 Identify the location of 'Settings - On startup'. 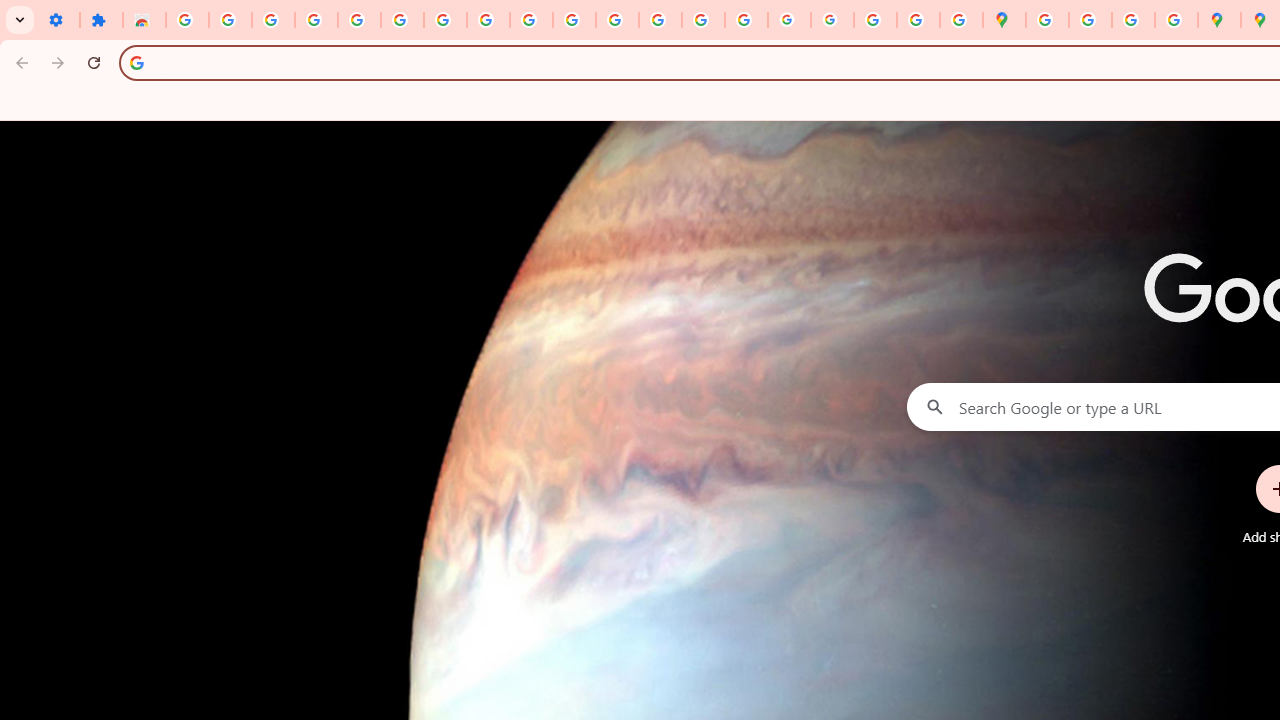
(58, 20).